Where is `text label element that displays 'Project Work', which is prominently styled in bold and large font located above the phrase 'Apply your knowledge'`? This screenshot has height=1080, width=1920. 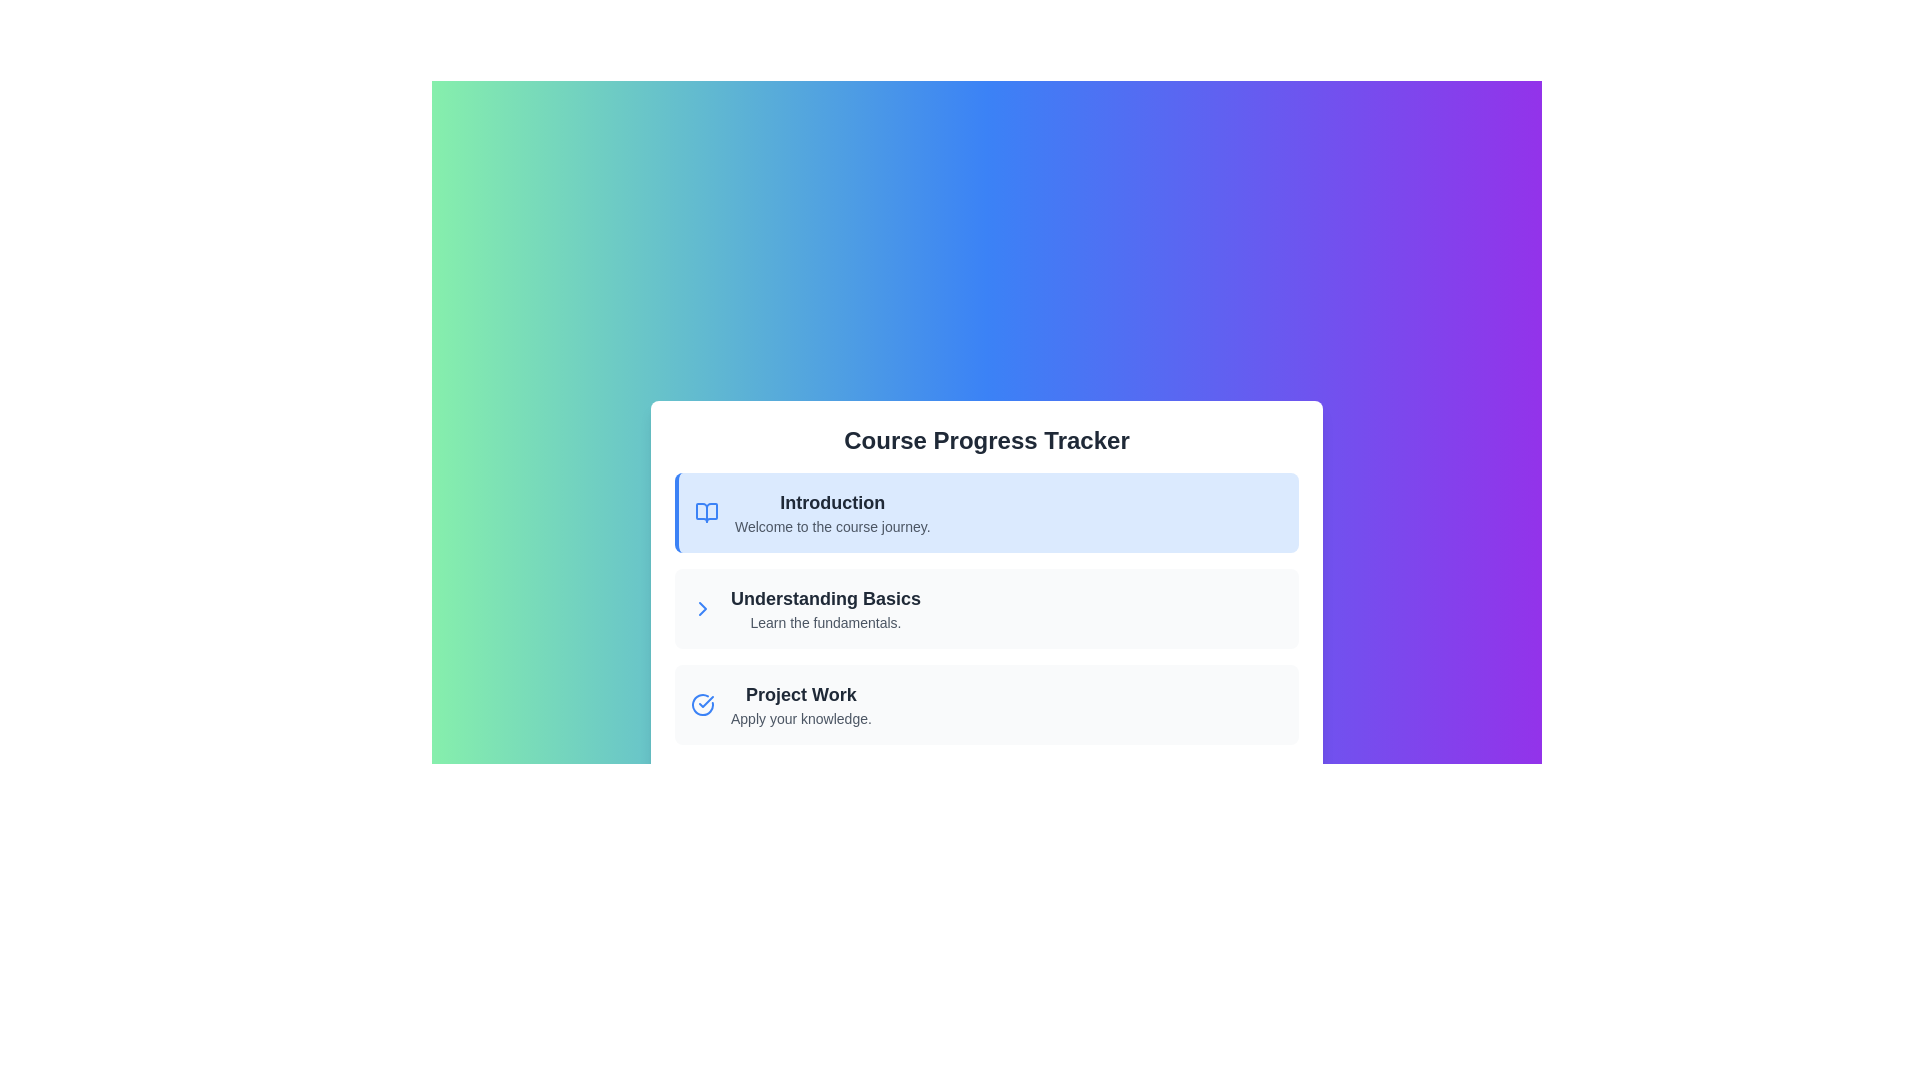
text label element that displays 'Project Work', which is prominently styled in bold and large font located above the phrase 'Apply your knowledge' is located at coordinates (801, 693).